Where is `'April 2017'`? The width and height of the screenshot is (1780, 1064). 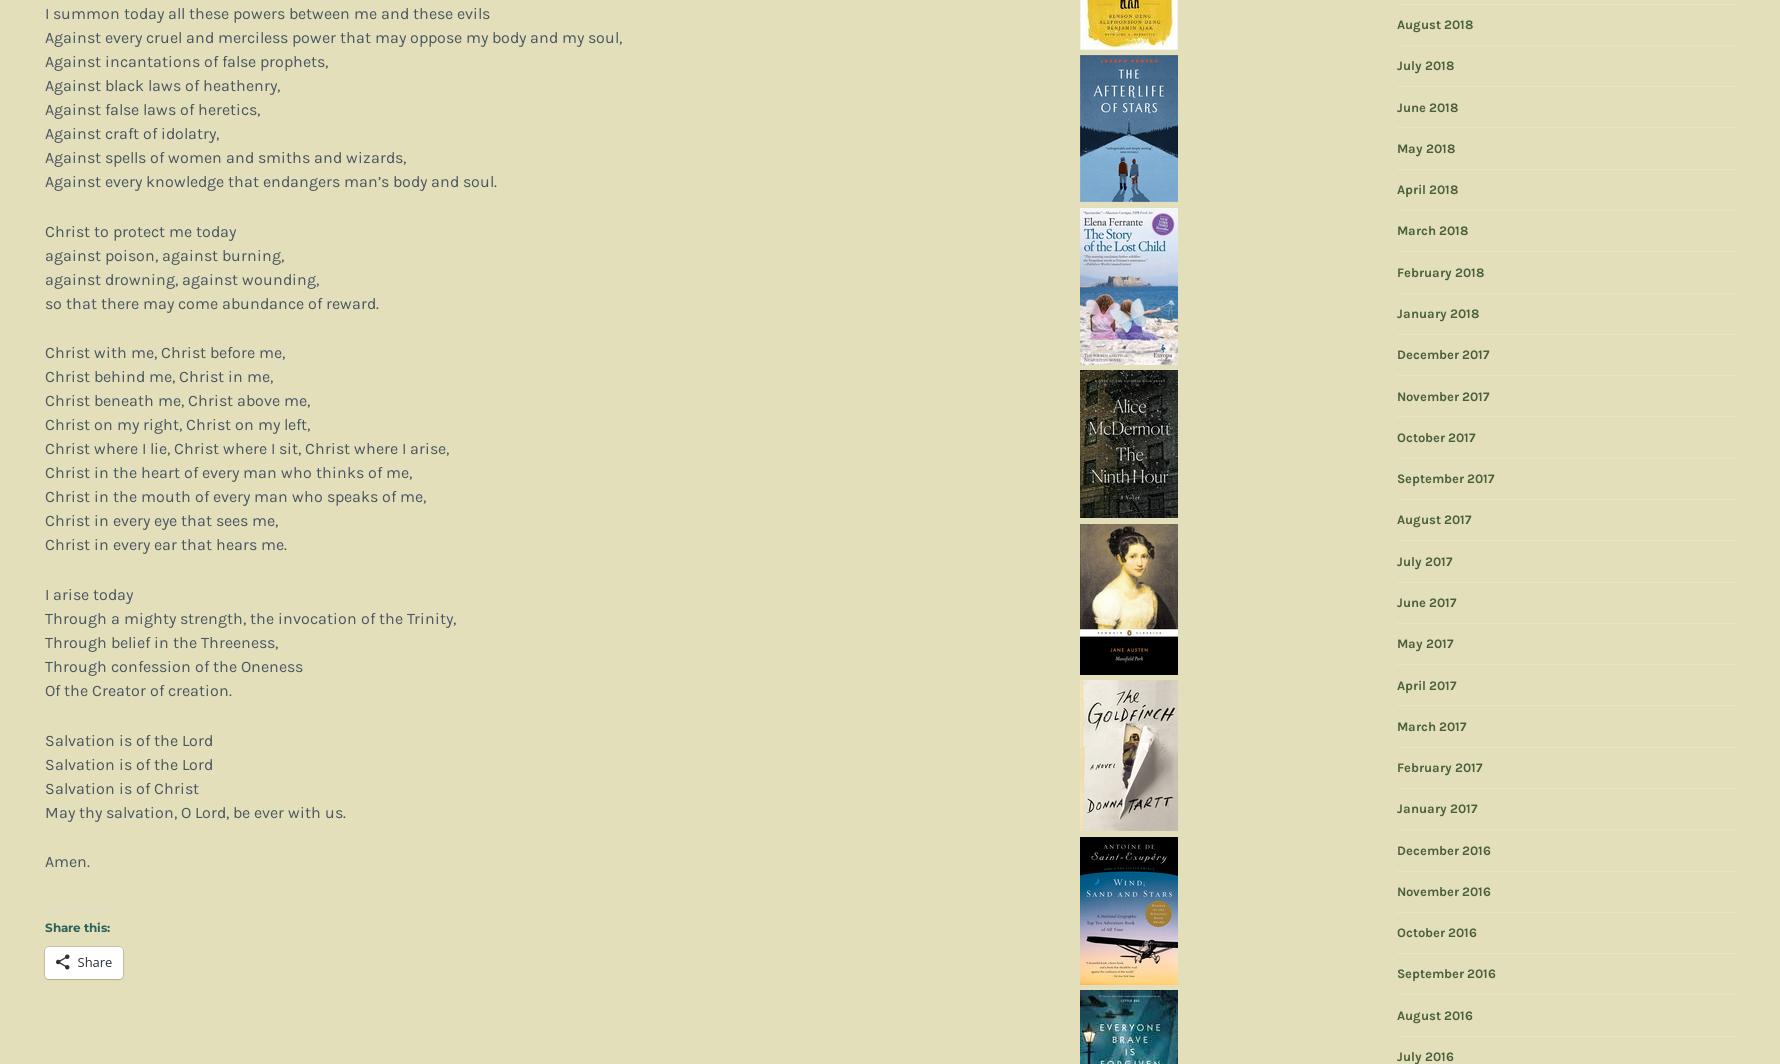
'April 2017' is located at coordinates (1396, 684).